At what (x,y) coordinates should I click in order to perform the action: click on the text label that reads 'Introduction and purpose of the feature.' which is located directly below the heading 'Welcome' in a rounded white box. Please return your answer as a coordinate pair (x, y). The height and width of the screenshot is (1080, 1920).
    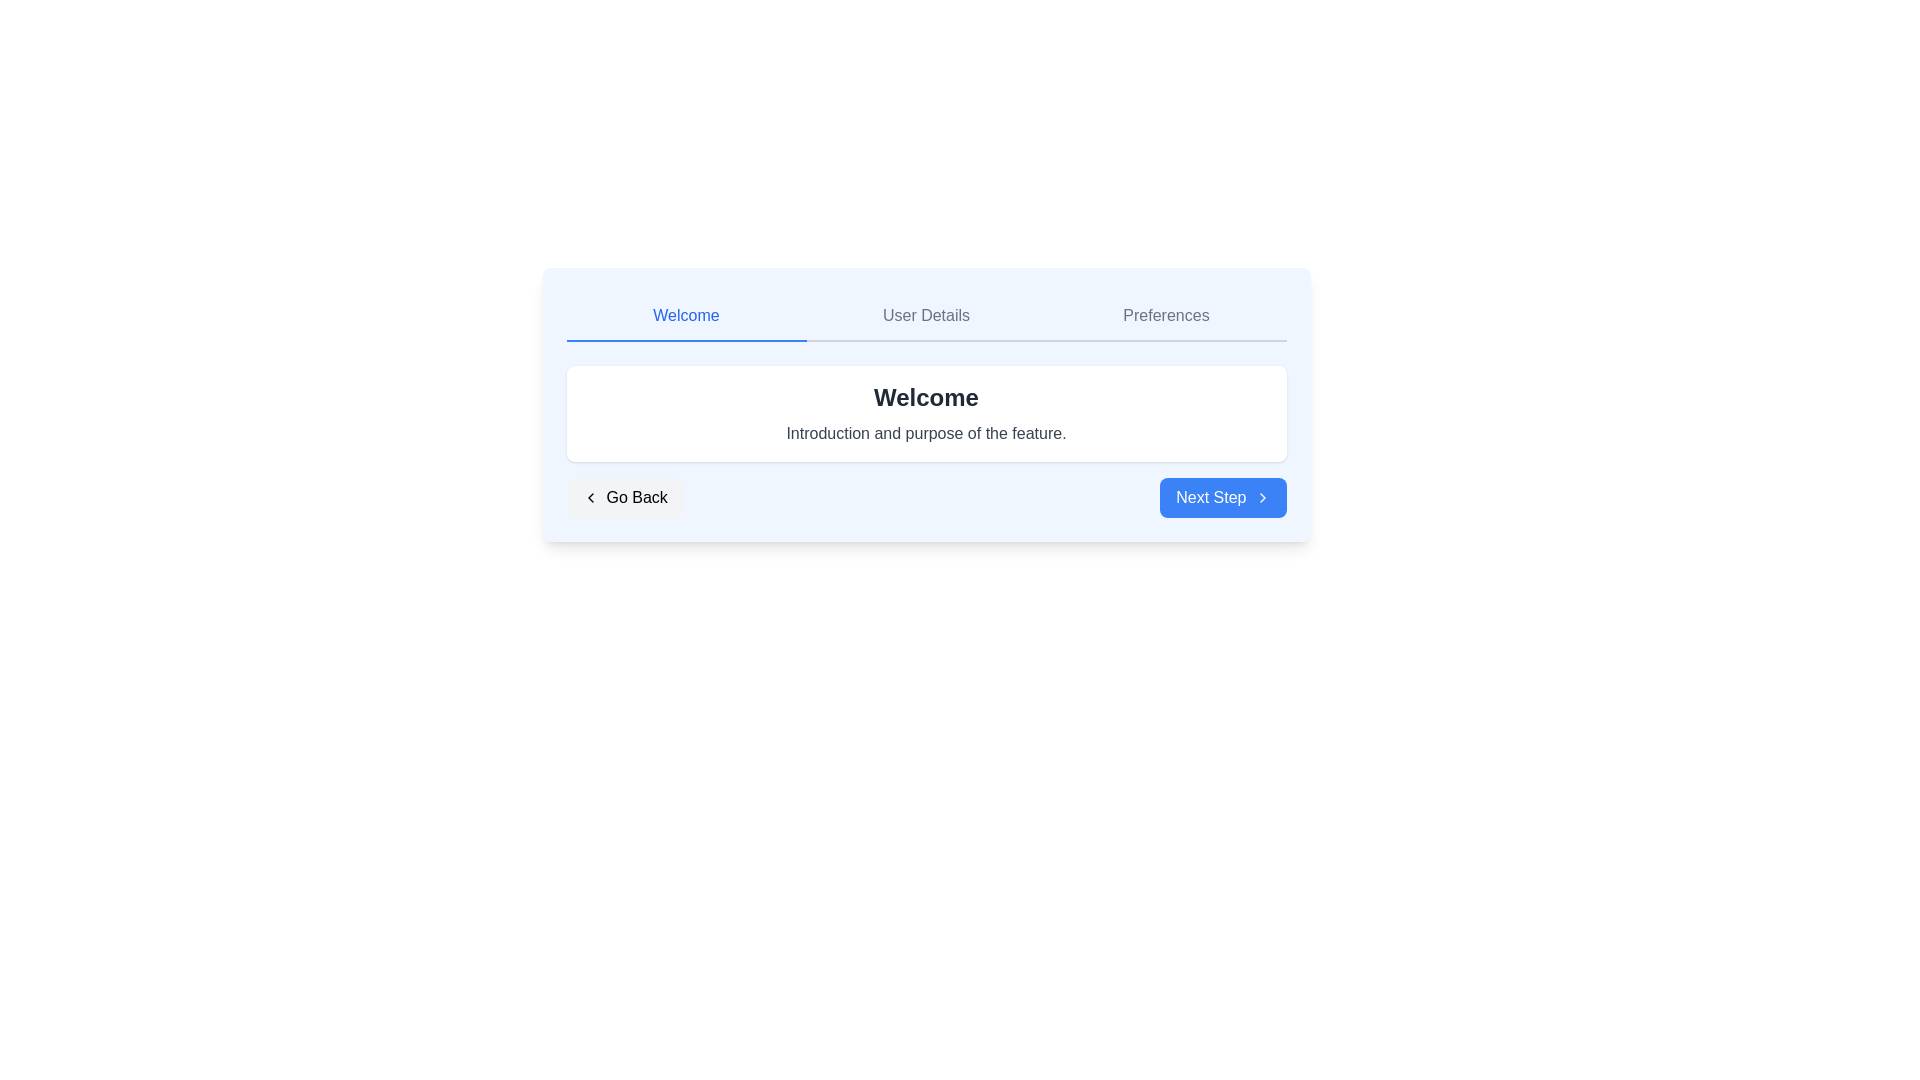
    Looking at the image, I should click on (925, 433).